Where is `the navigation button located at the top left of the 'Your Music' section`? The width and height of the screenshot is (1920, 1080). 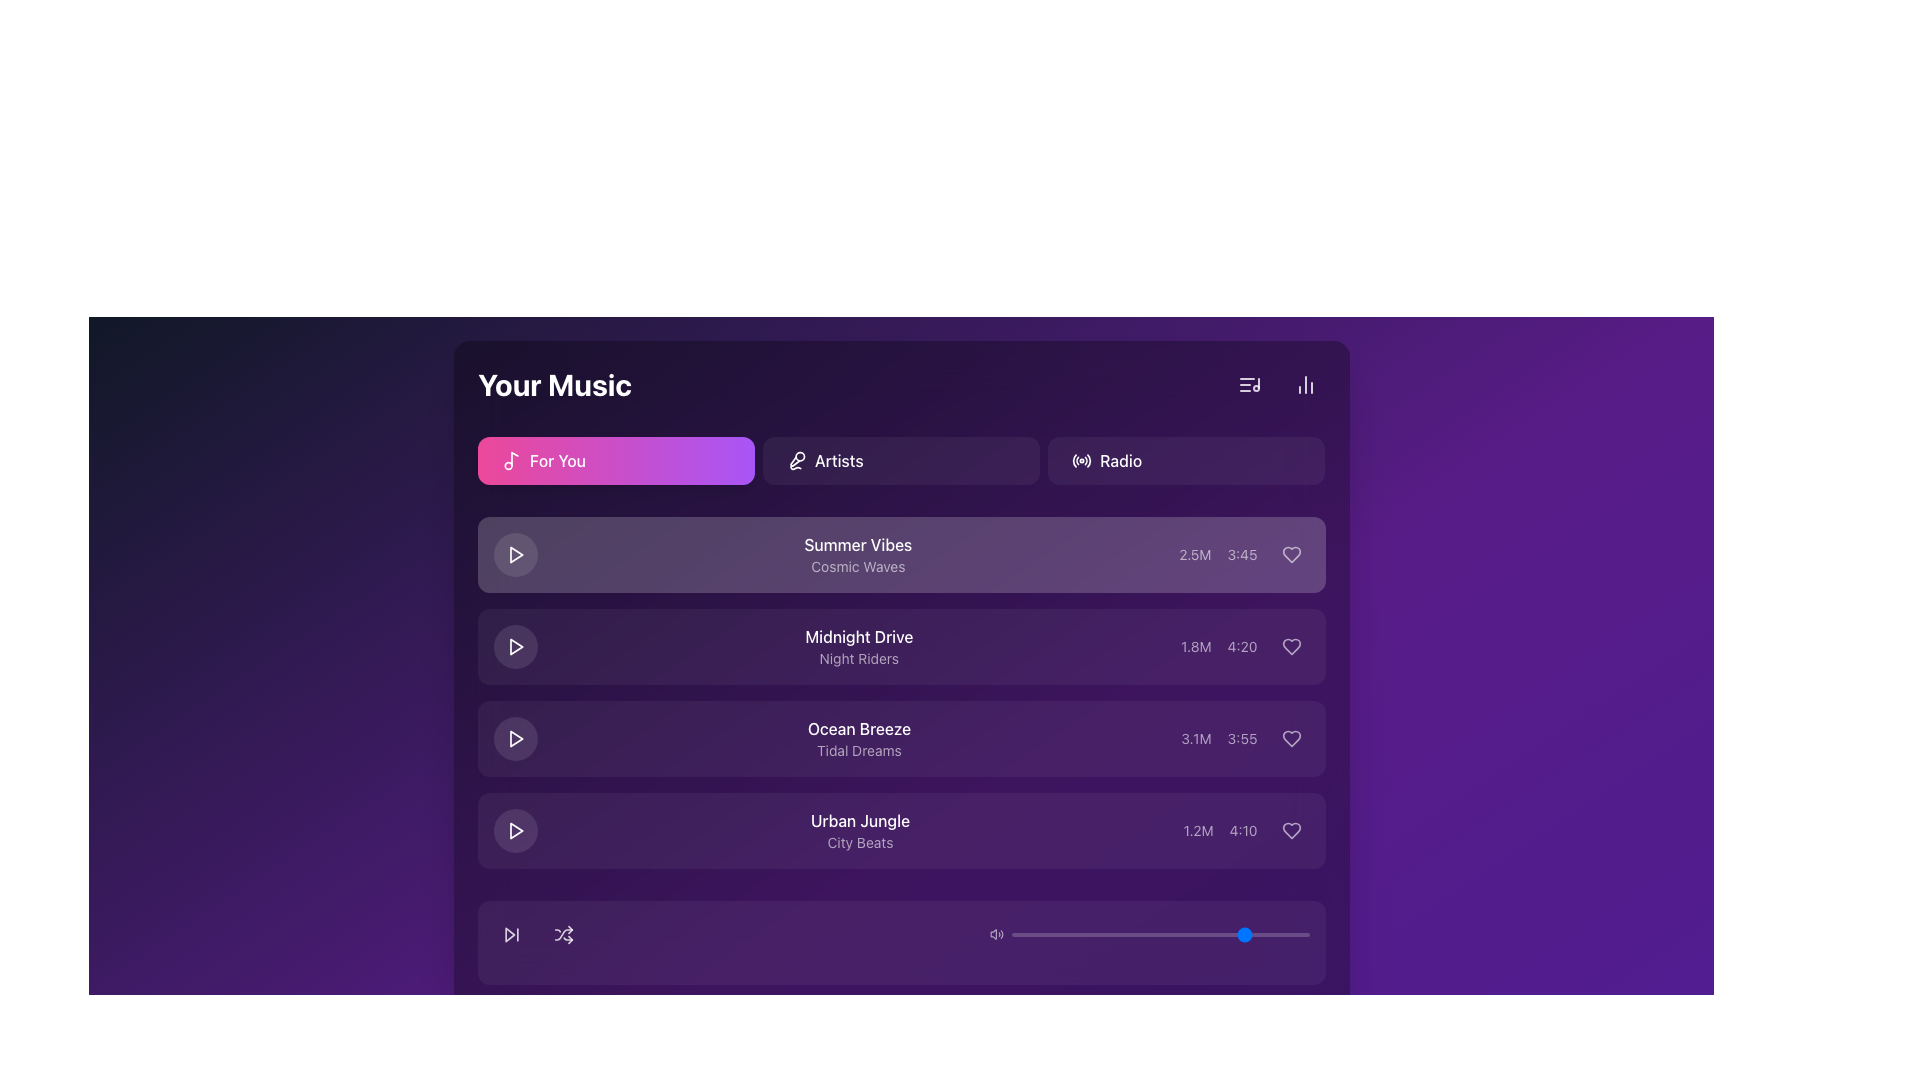
the navigation button located at the top left of the 'Your Music' section is located at coordinates (615, 461).